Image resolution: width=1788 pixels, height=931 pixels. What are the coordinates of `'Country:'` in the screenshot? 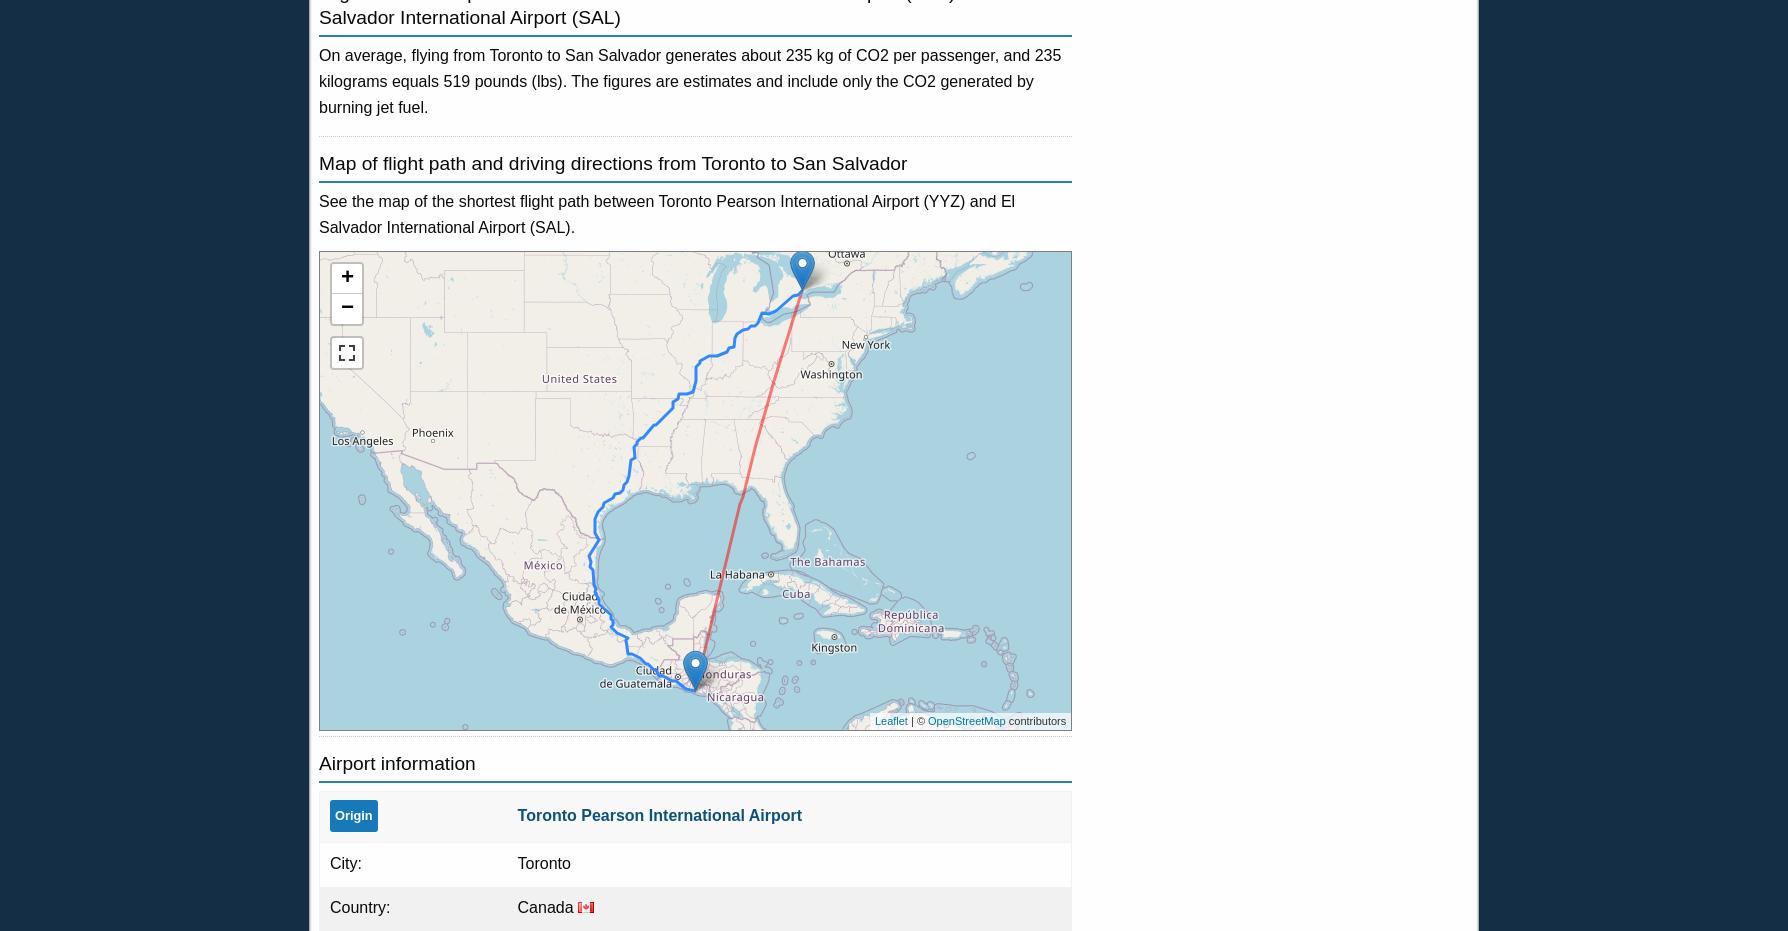 It's located at (358, 906).